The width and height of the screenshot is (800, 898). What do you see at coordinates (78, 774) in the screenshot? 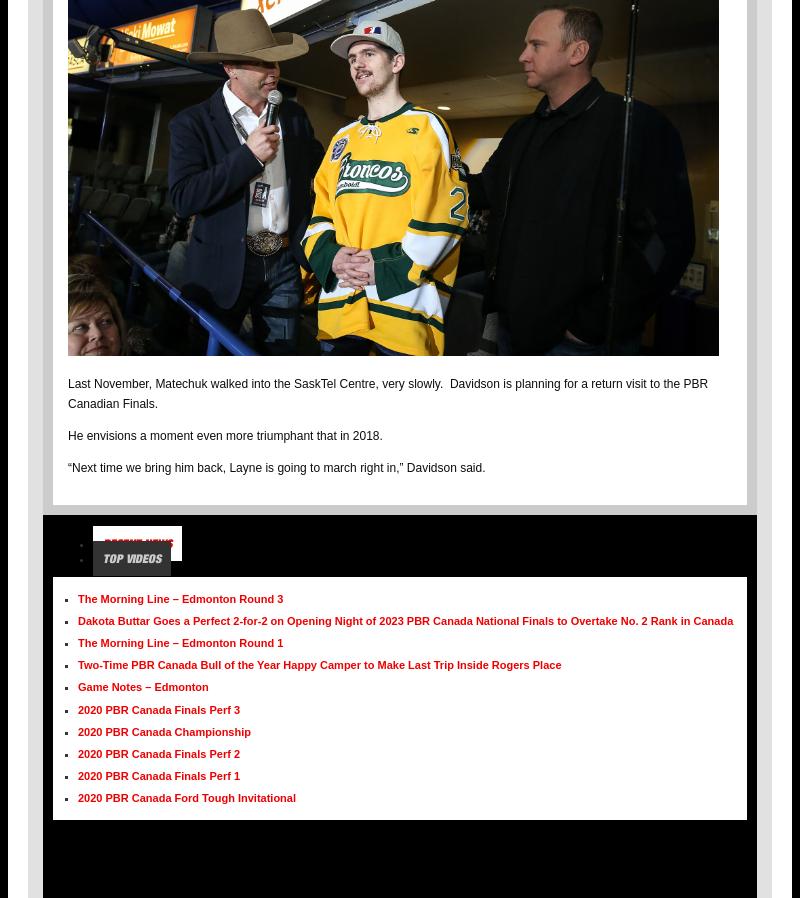
I see `'2020 PBR Canada Finals Perf 1'` at bounding box center [78, 774].